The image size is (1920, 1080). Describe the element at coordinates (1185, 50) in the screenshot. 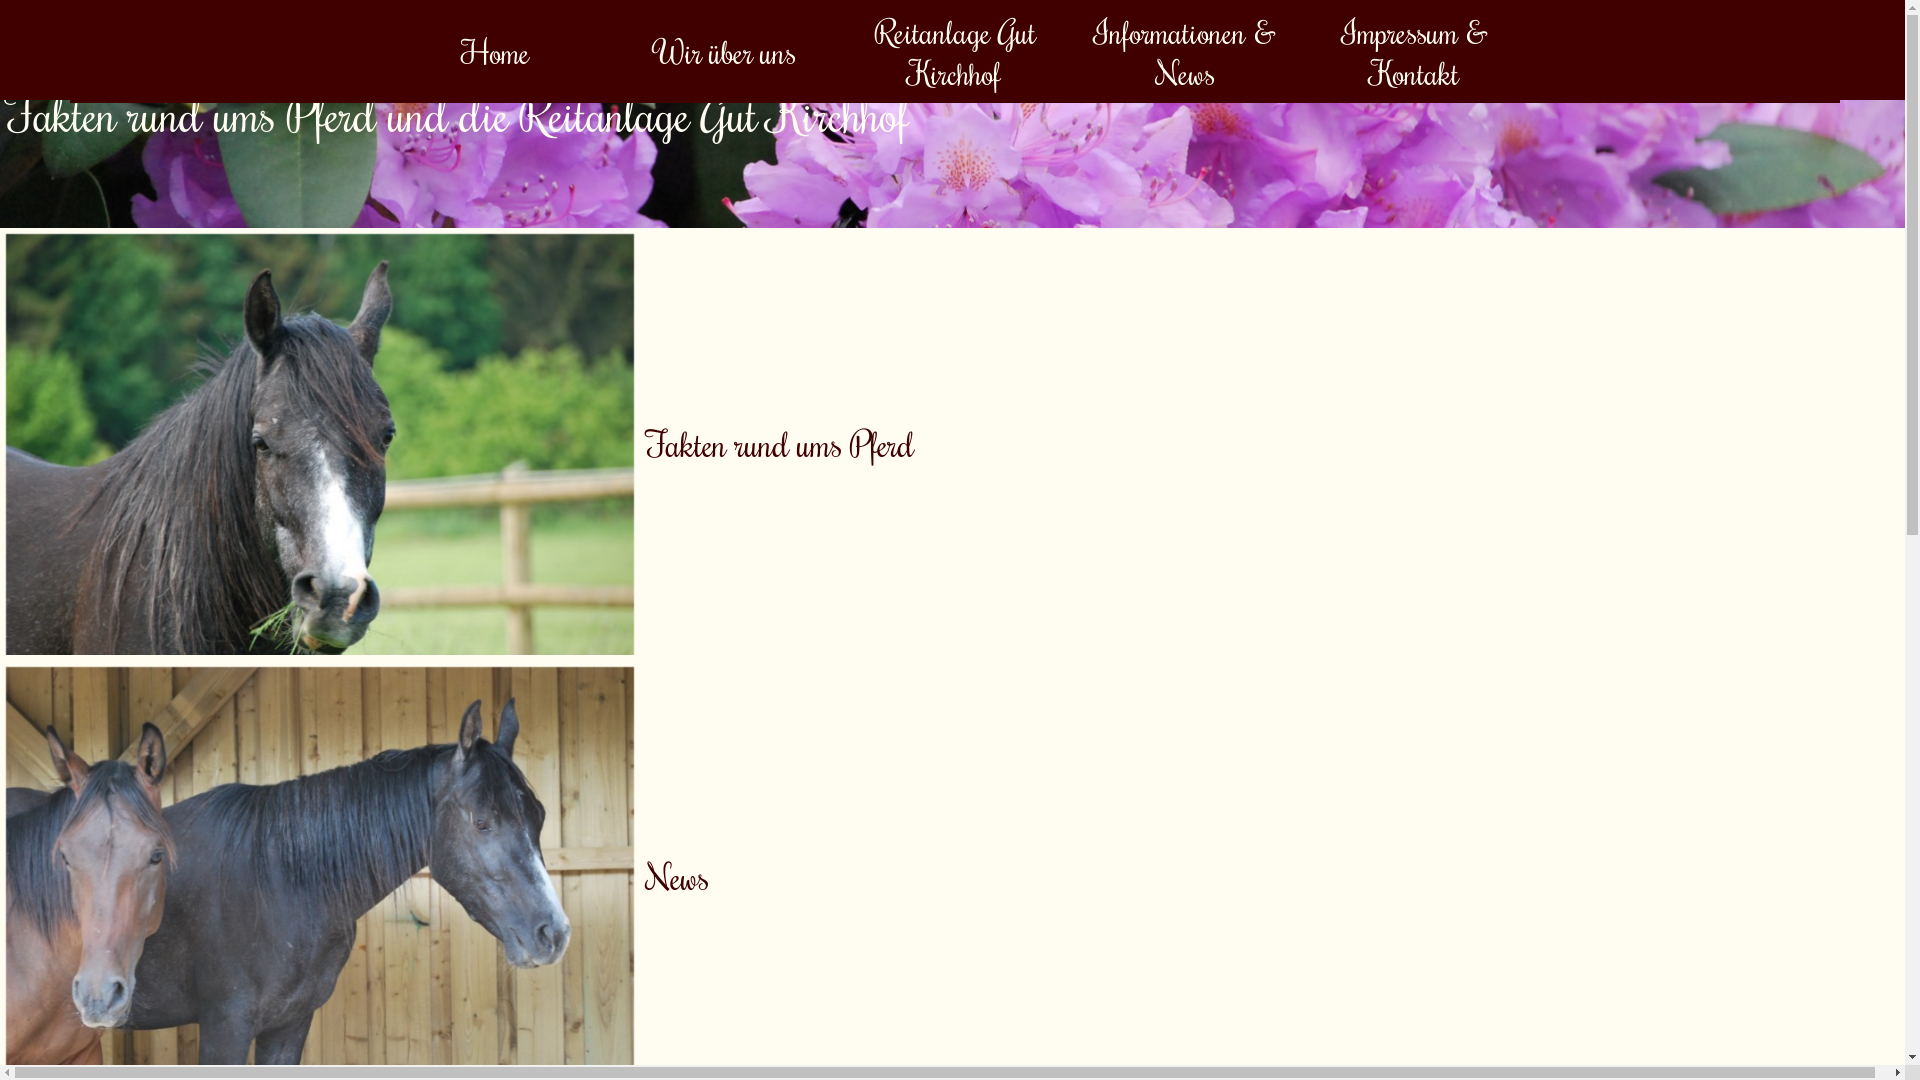

I see `'Informationen & News'` at that location.